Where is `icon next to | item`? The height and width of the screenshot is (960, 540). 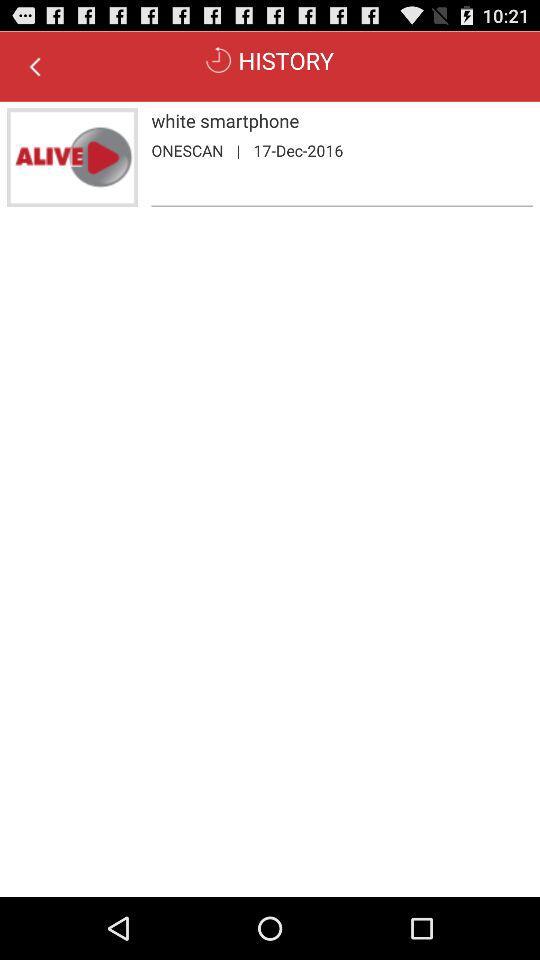 icon next to | item is located at coordinates (297, 149).